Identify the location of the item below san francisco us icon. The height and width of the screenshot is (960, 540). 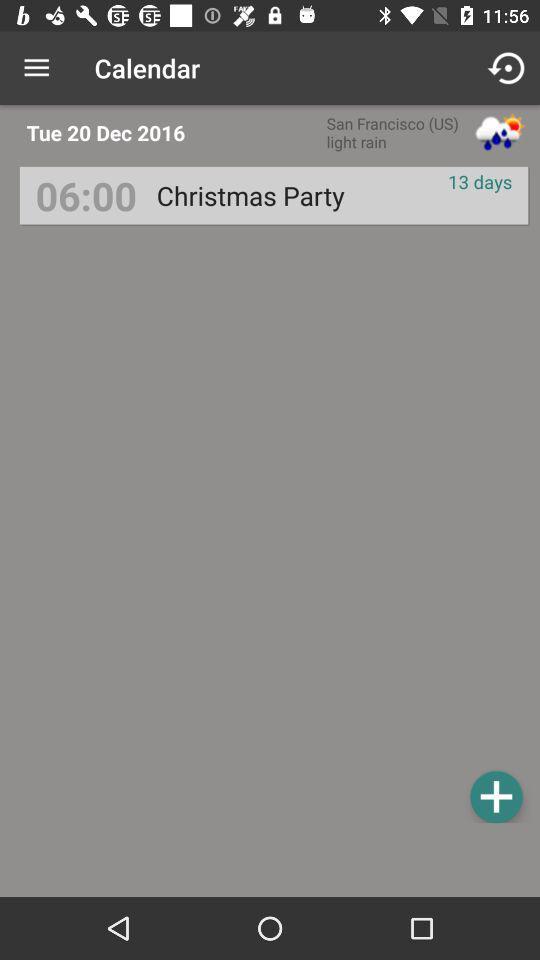
(250, 195).